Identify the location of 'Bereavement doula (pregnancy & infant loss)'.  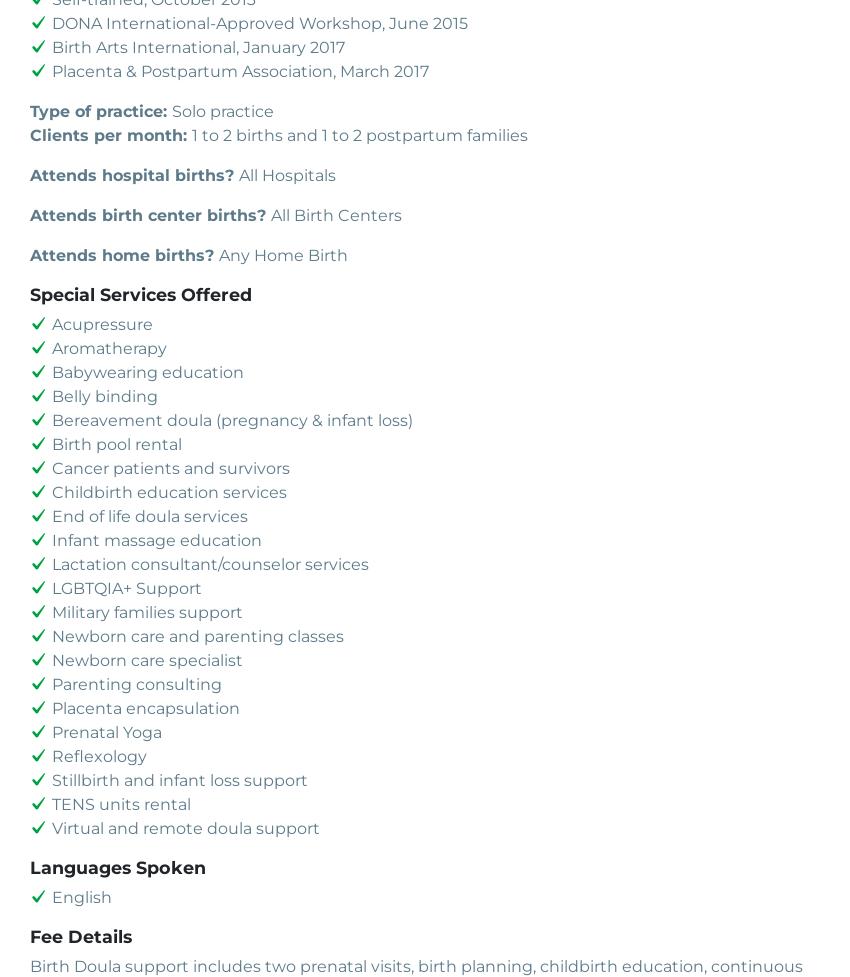
(52, 419).